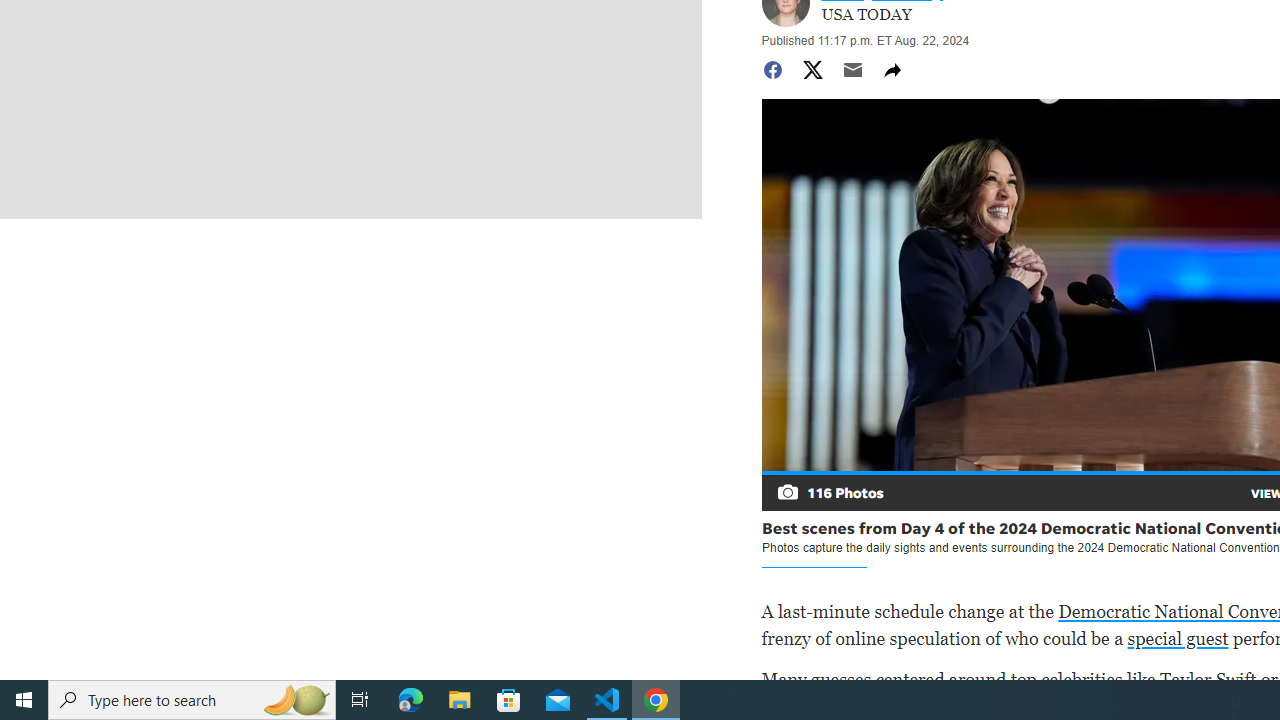  What do you see at coordinates (1177, 638) in the screenshot?
I see `'special guest'` at bounding box center [1177, 638].